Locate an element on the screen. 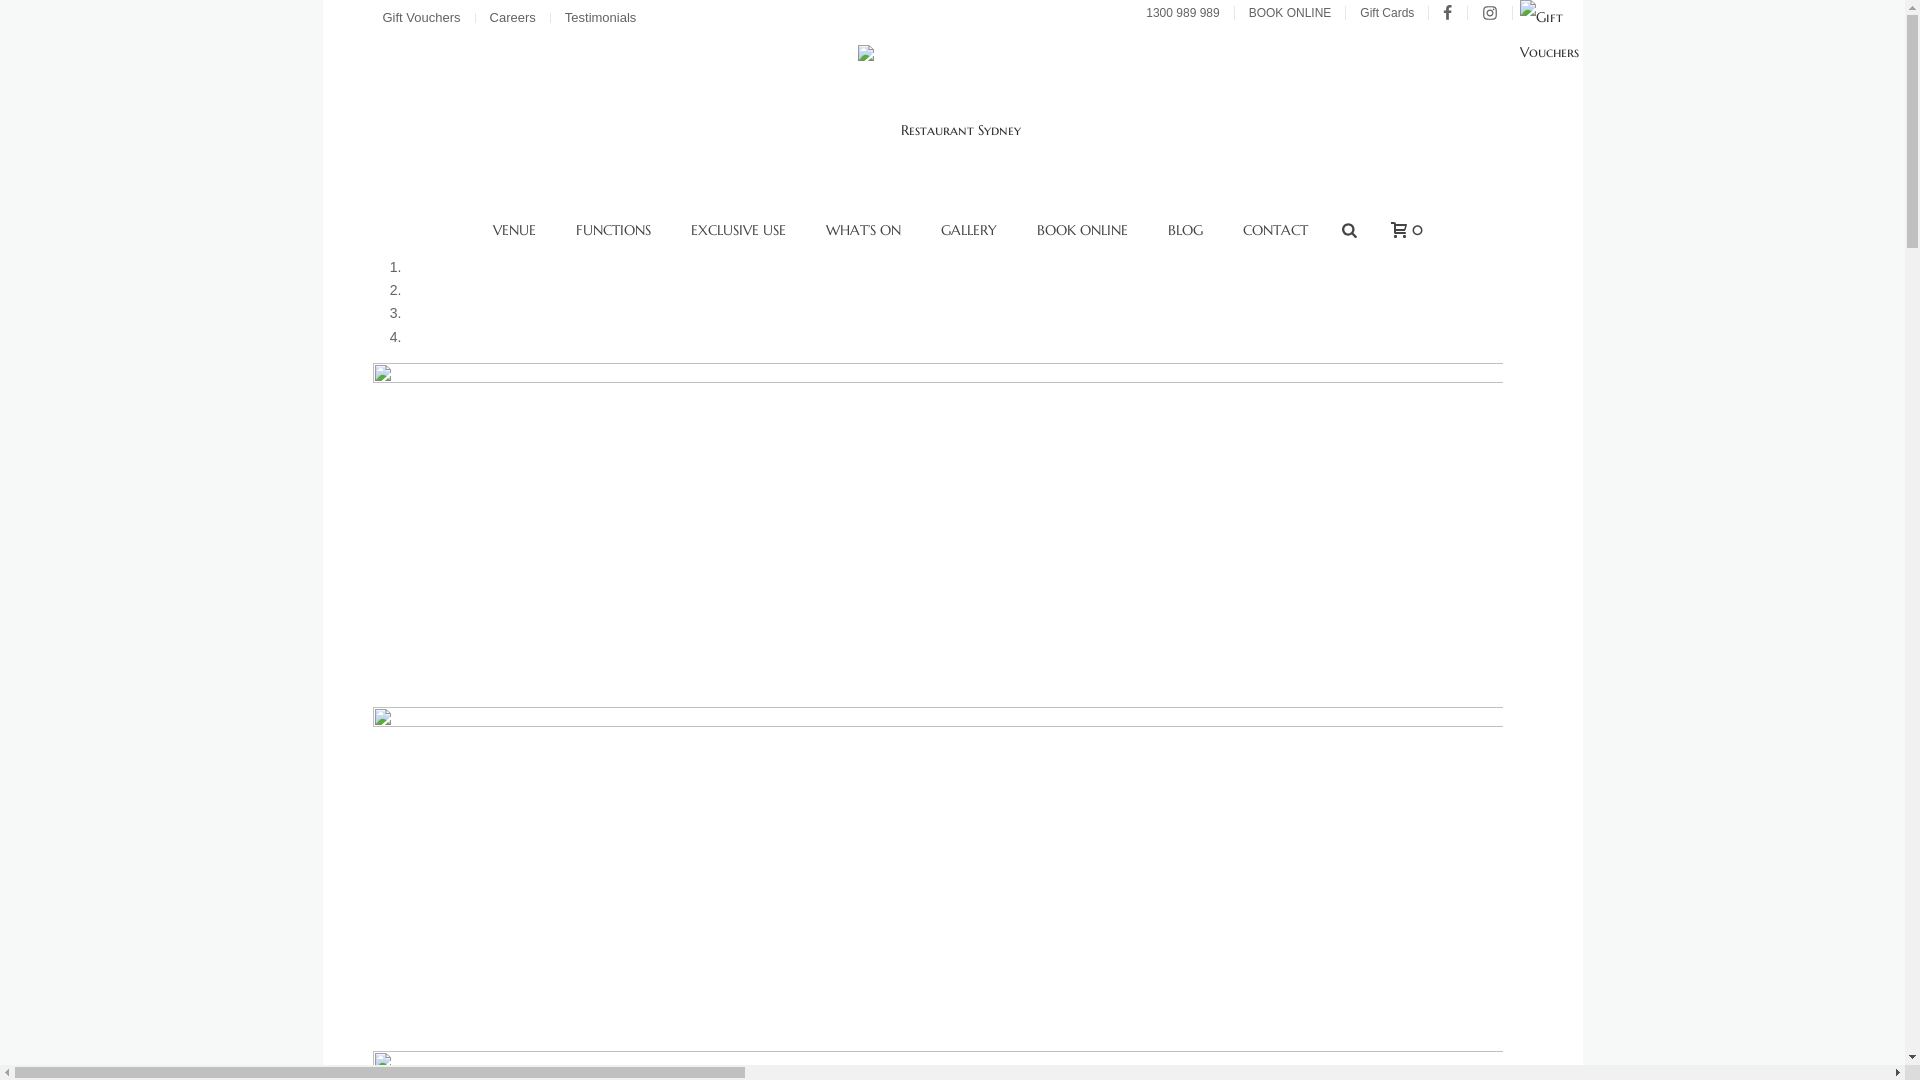 Image resolution: width=1920 pixels, height=1080 pixels. 'FUNCTIONS' is located at coordinates (612, 229).